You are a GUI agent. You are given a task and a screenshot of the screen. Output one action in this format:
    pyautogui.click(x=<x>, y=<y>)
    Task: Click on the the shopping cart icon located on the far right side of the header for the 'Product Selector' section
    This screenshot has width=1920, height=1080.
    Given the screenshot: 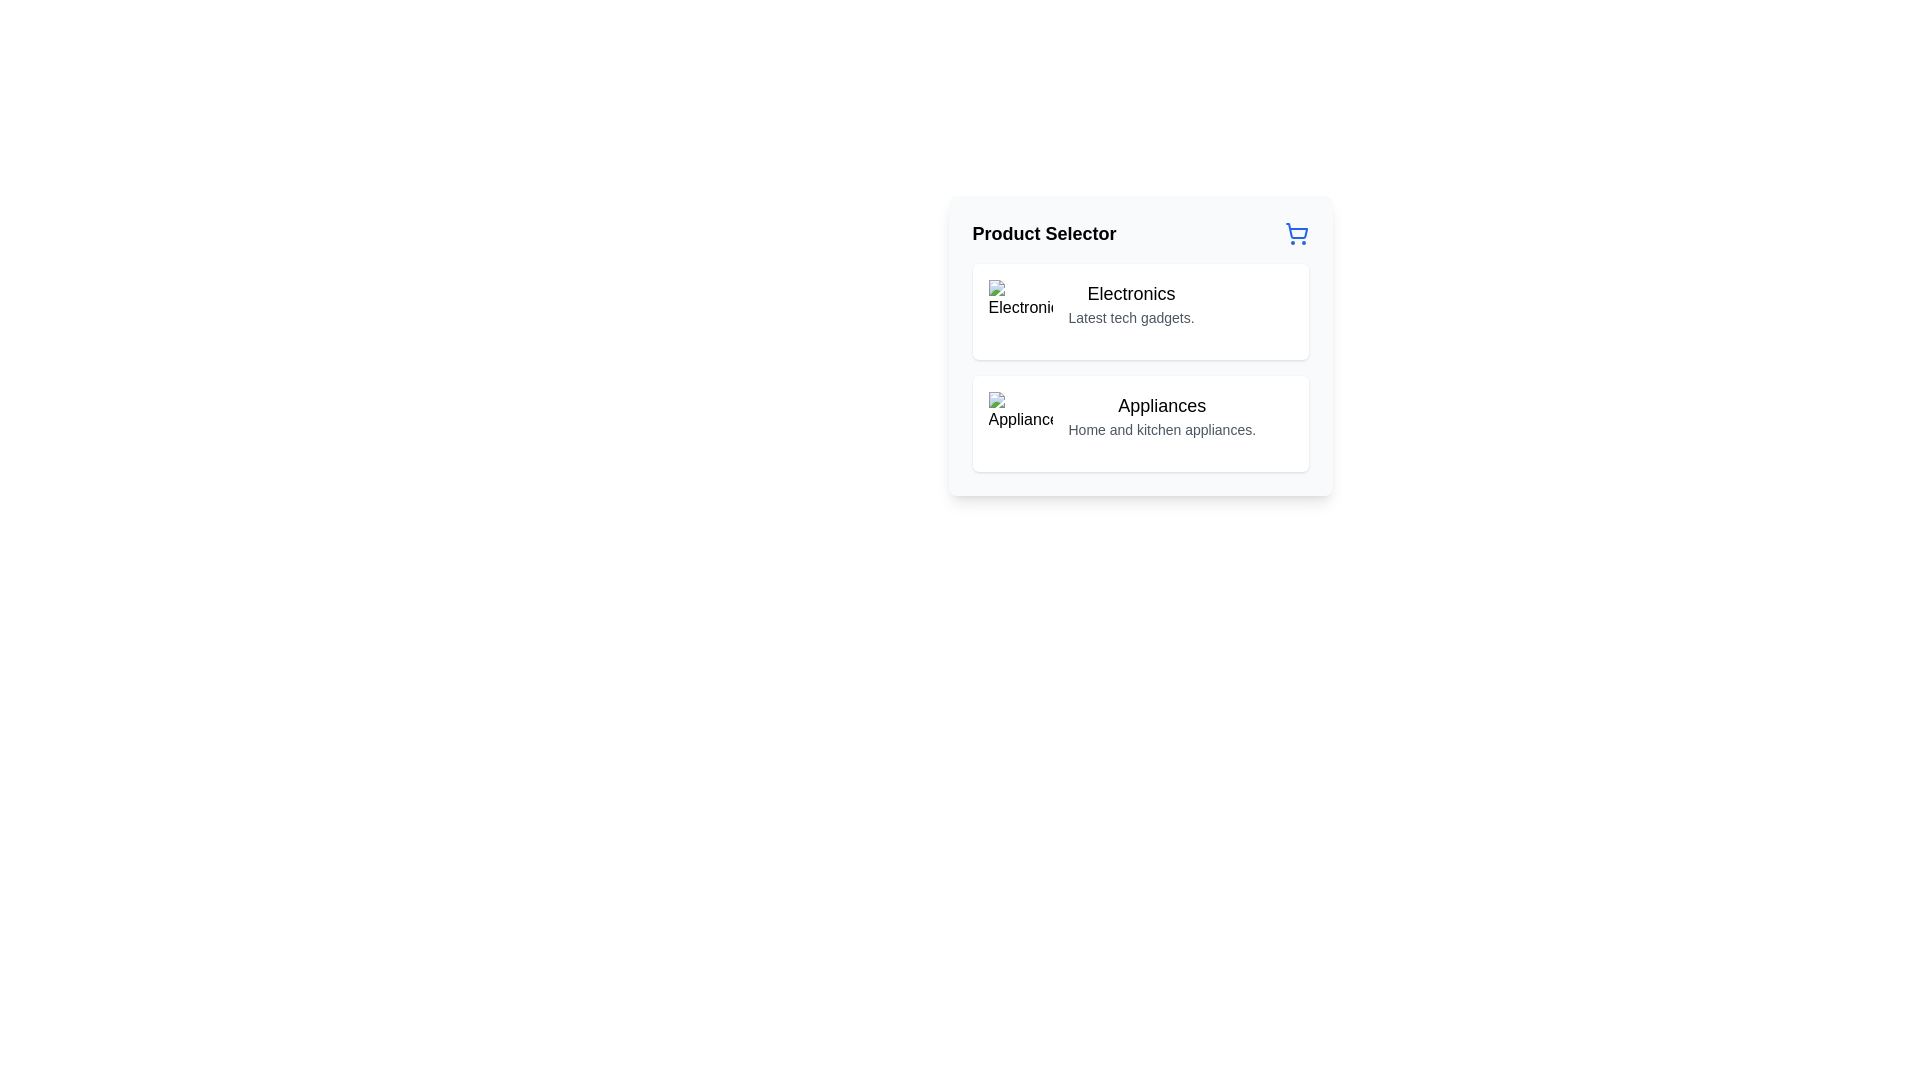 What is the action you would take?
    pyautogui.click(x=1296, y=233)
    